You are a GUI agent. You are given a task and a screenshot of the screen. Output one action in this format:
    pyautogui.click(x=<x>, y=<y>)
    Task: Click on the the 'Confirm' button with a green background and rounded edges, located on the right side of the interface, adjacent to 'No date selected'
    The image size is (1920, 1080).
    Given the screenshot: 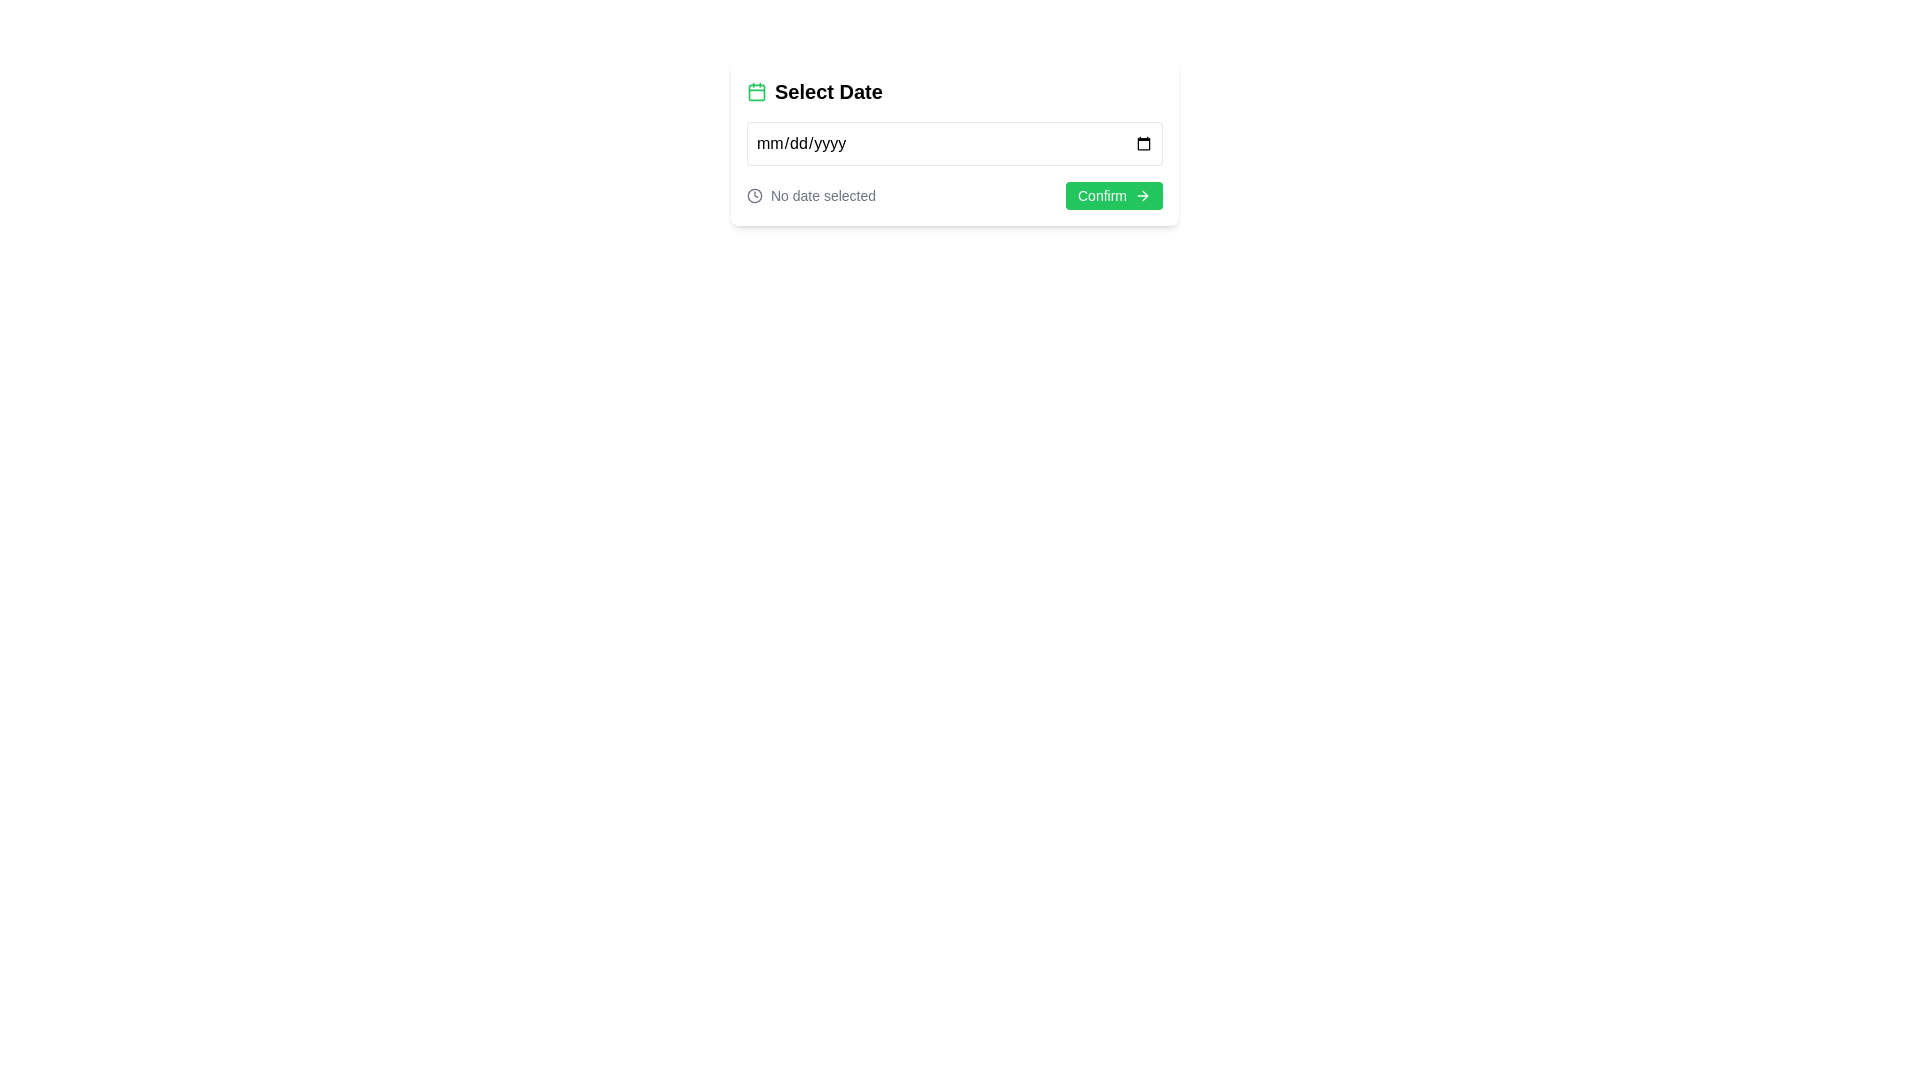 What is the action you would take?
    pyautogui.click(x=1113, y=196)
    